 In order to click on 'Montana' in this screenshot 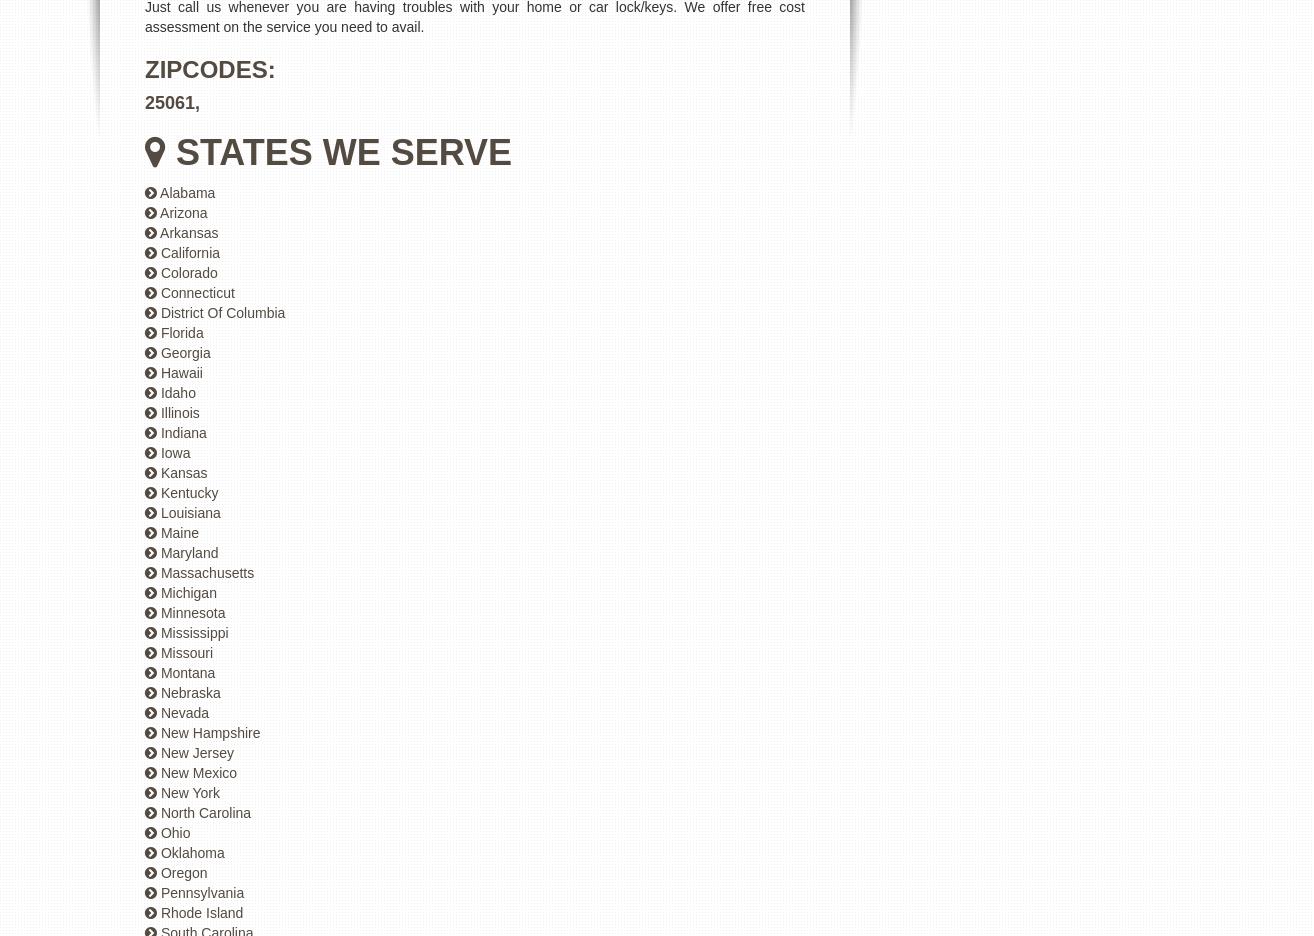, I will do `click(186, 672)`.